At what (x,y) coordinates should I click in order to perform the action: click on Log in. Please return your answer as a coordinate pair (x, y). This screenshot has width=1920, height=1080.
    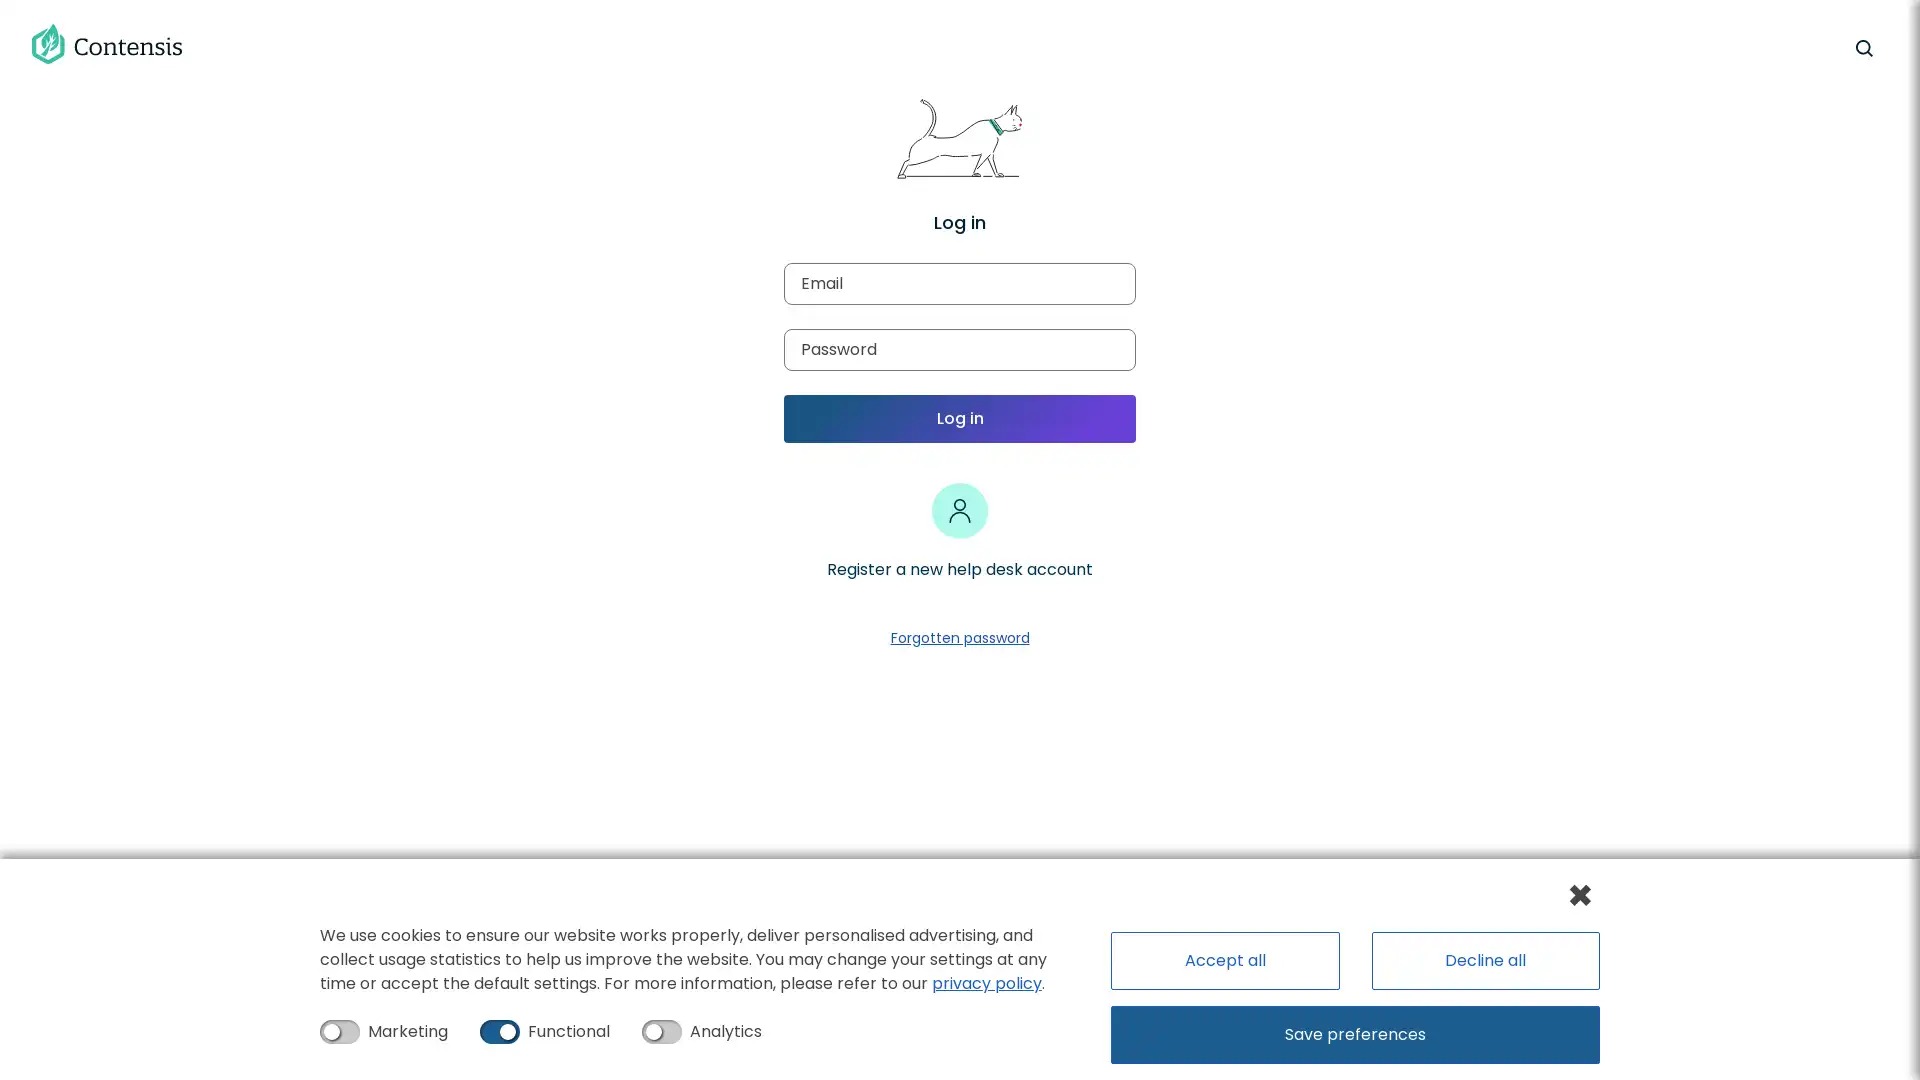
    Looking at the image, I should click on (960, 418).